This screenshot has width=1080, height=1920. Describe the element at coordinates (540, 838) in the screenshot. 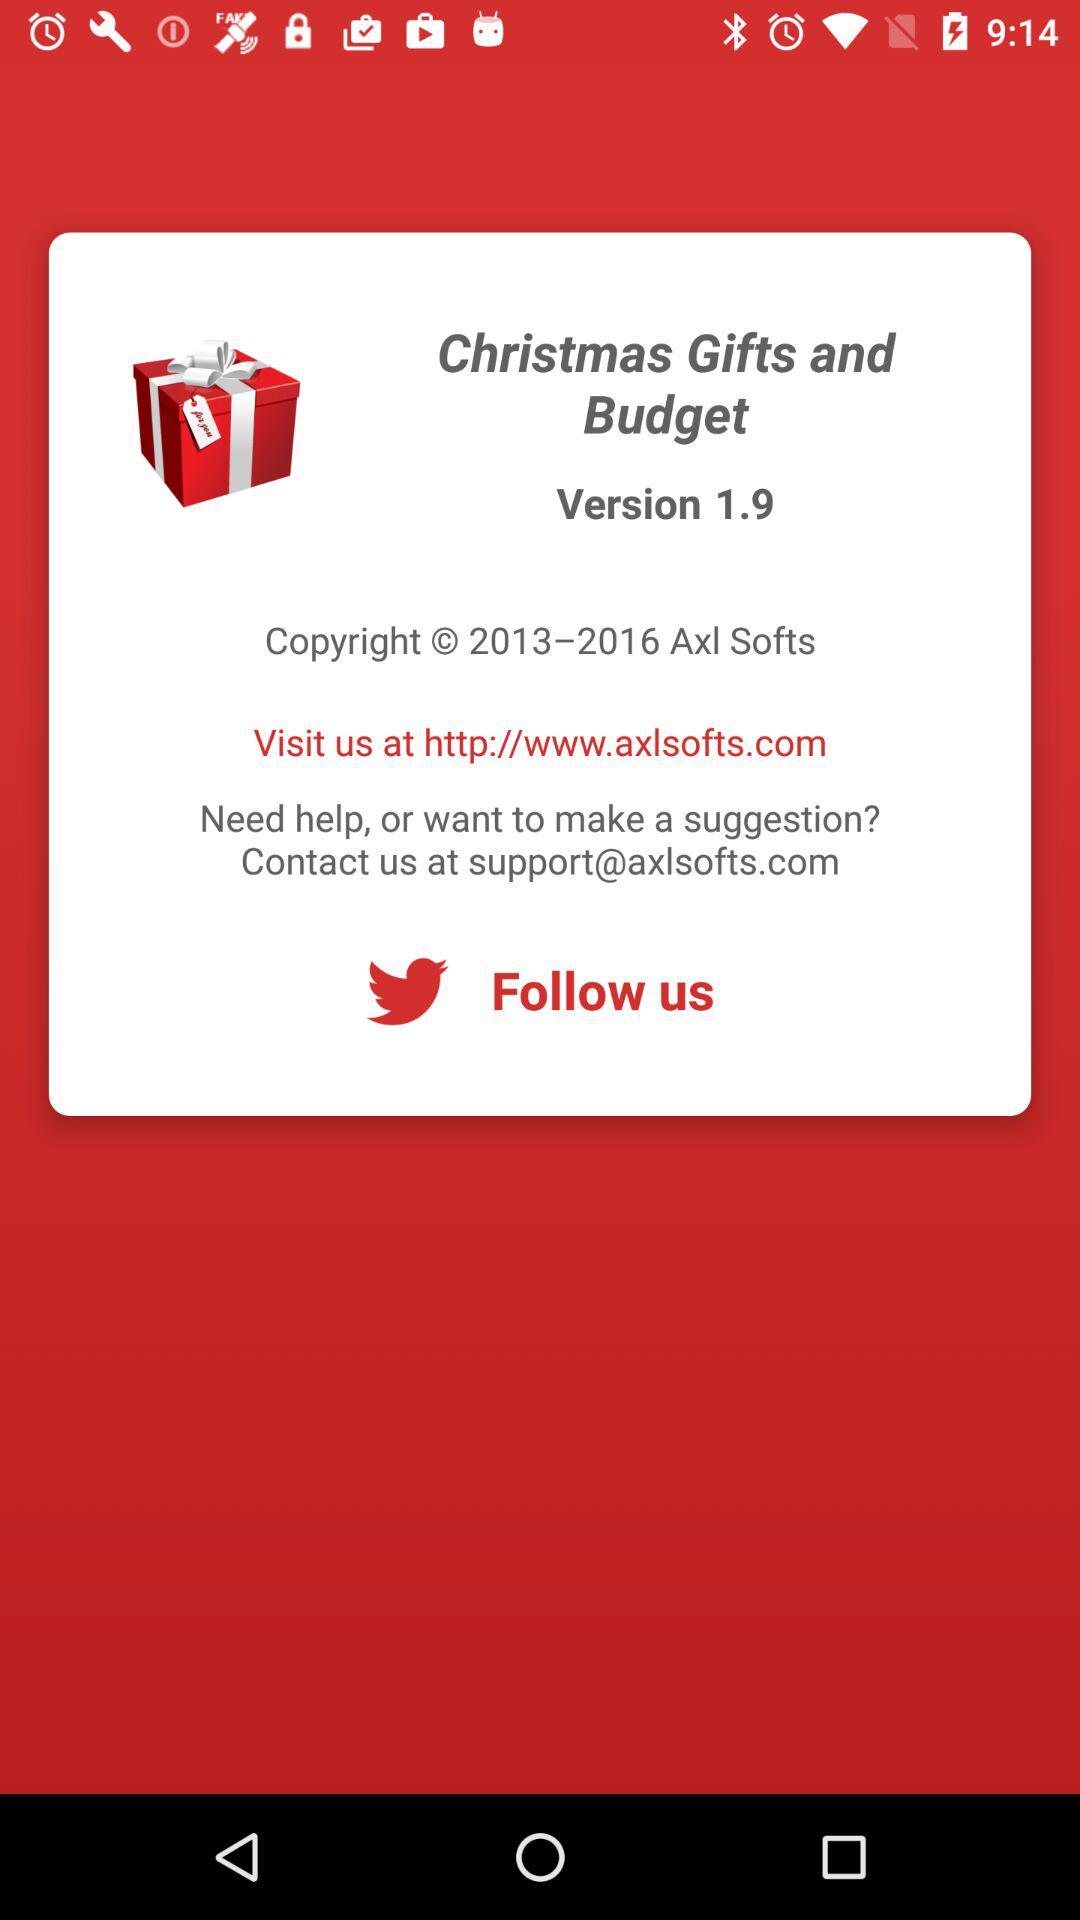

I see `the need help or icon` at that location.